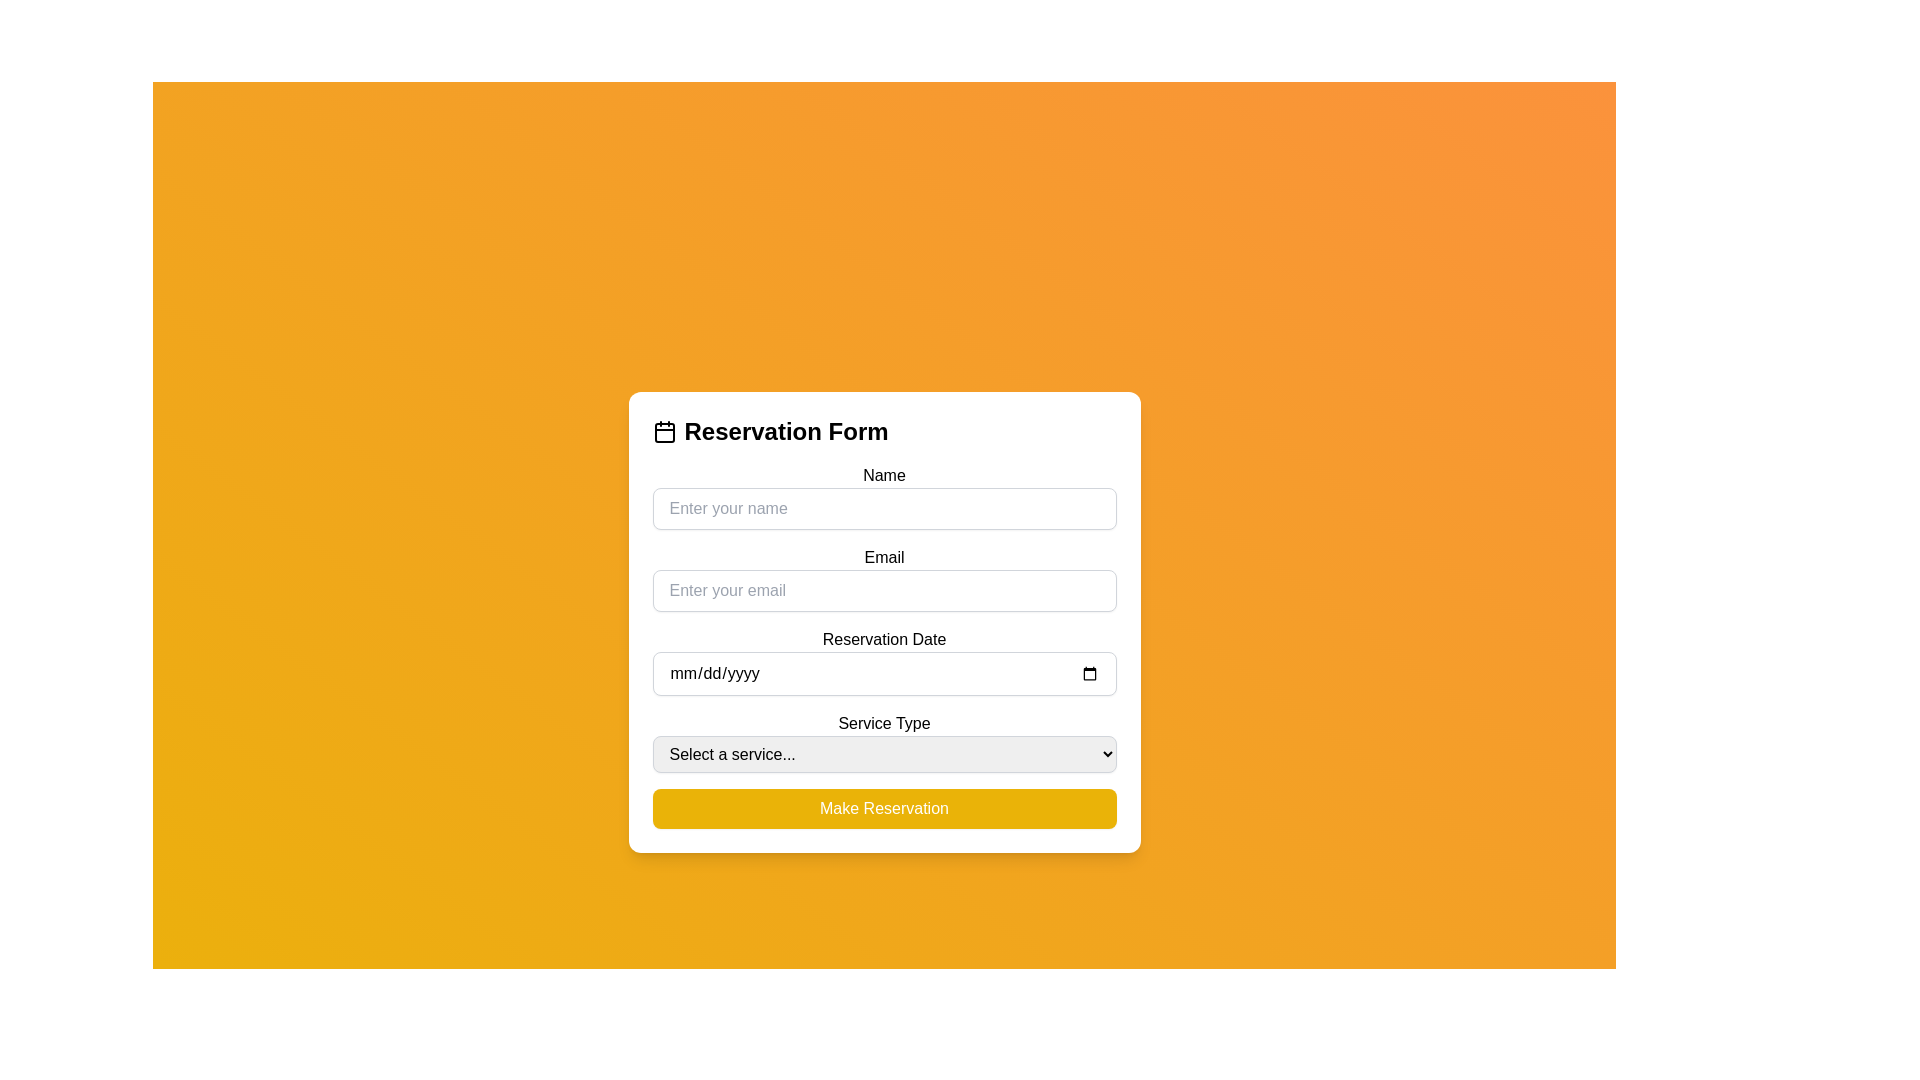  I want to click on the 'Reservation Date' Date Picker Input element, so click(883, 661).